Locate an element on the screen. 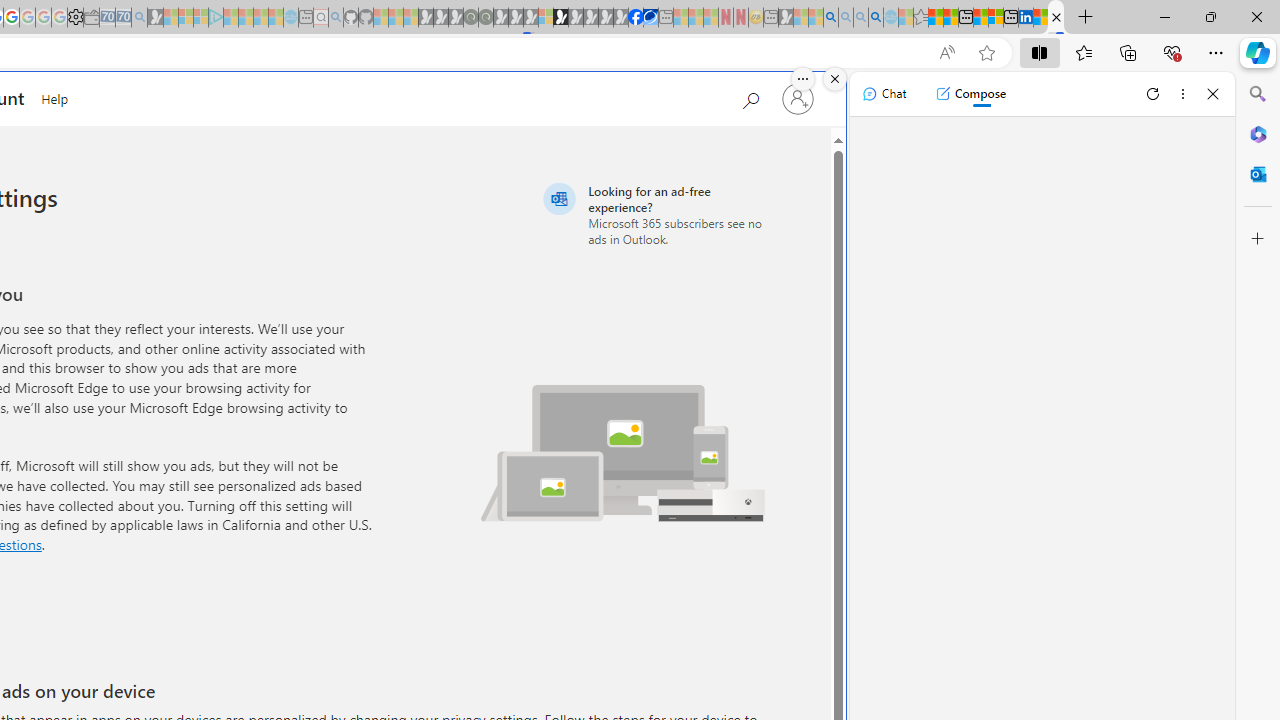  'LinkedIn' is located at coordinates (1025, 17).